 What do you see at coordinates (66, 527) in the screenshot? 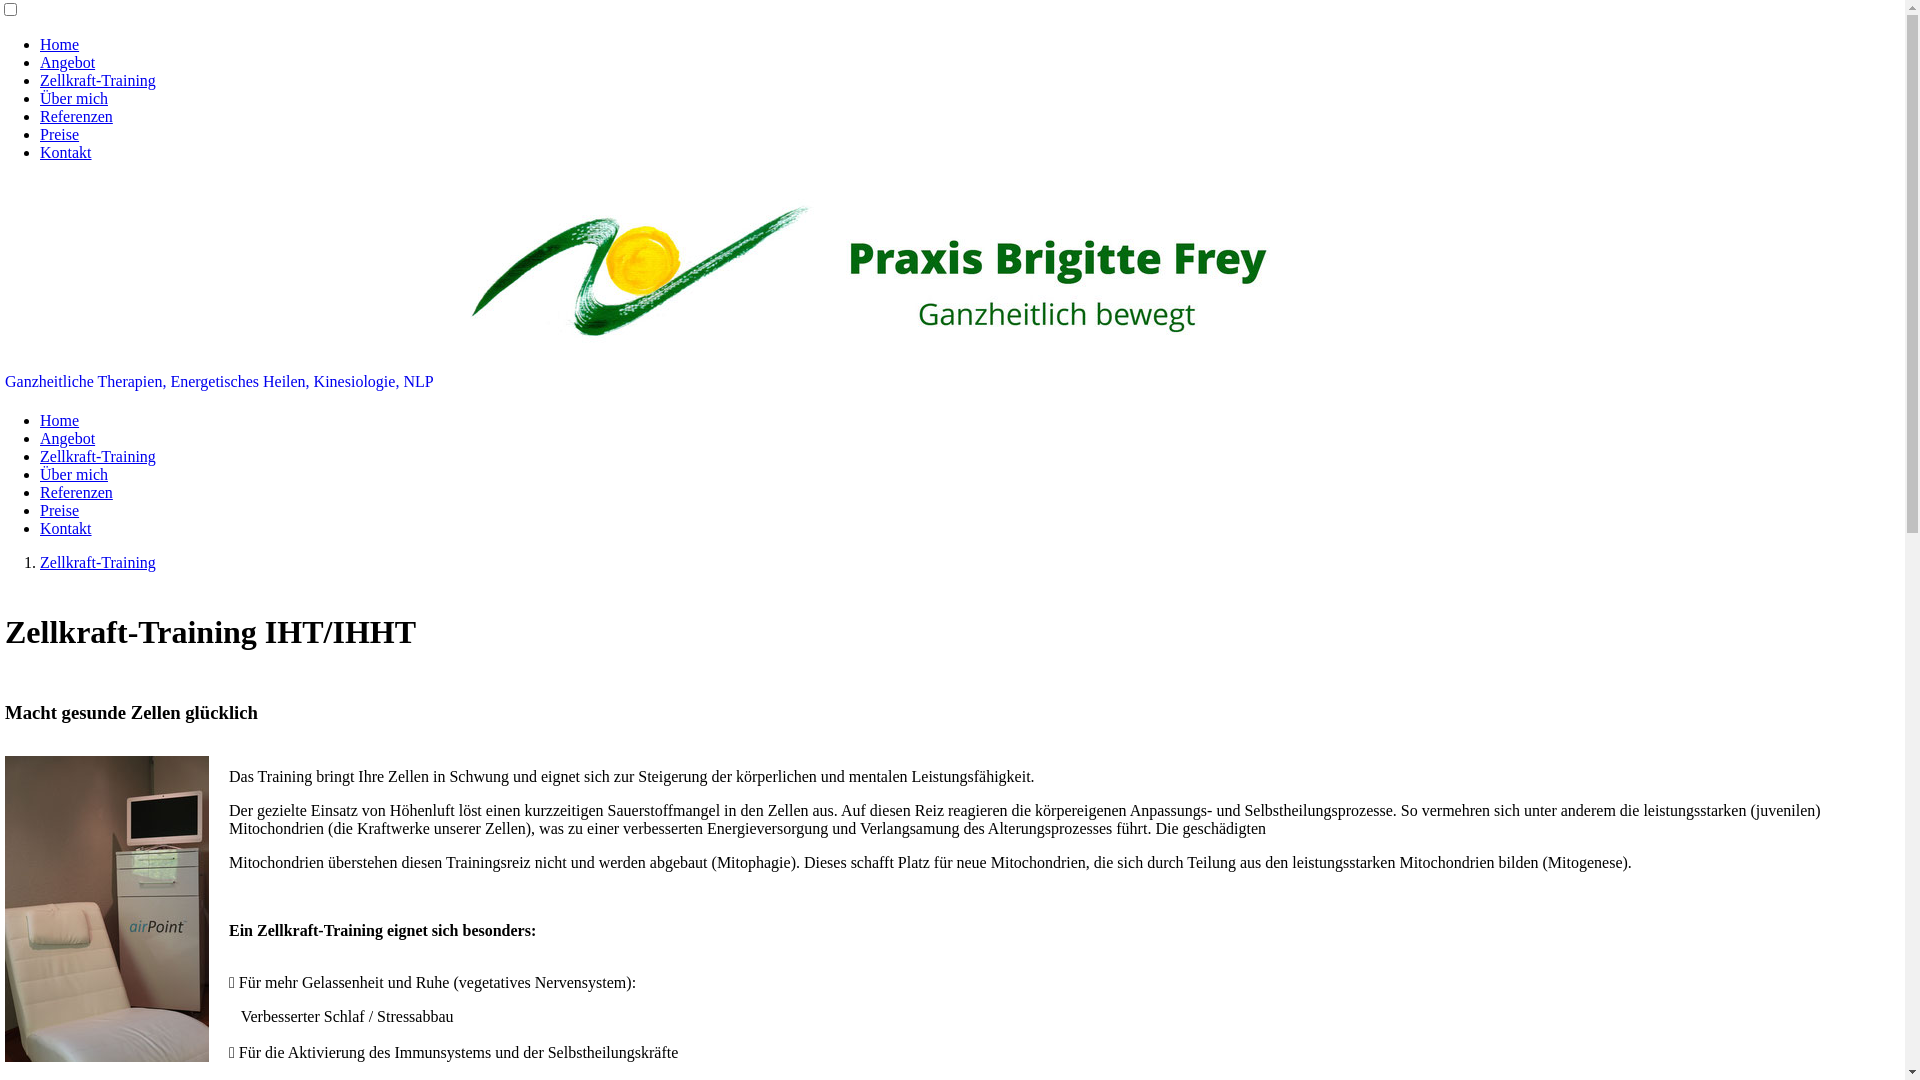
I see `'Kontakt'` at bounding box center [66, 527].